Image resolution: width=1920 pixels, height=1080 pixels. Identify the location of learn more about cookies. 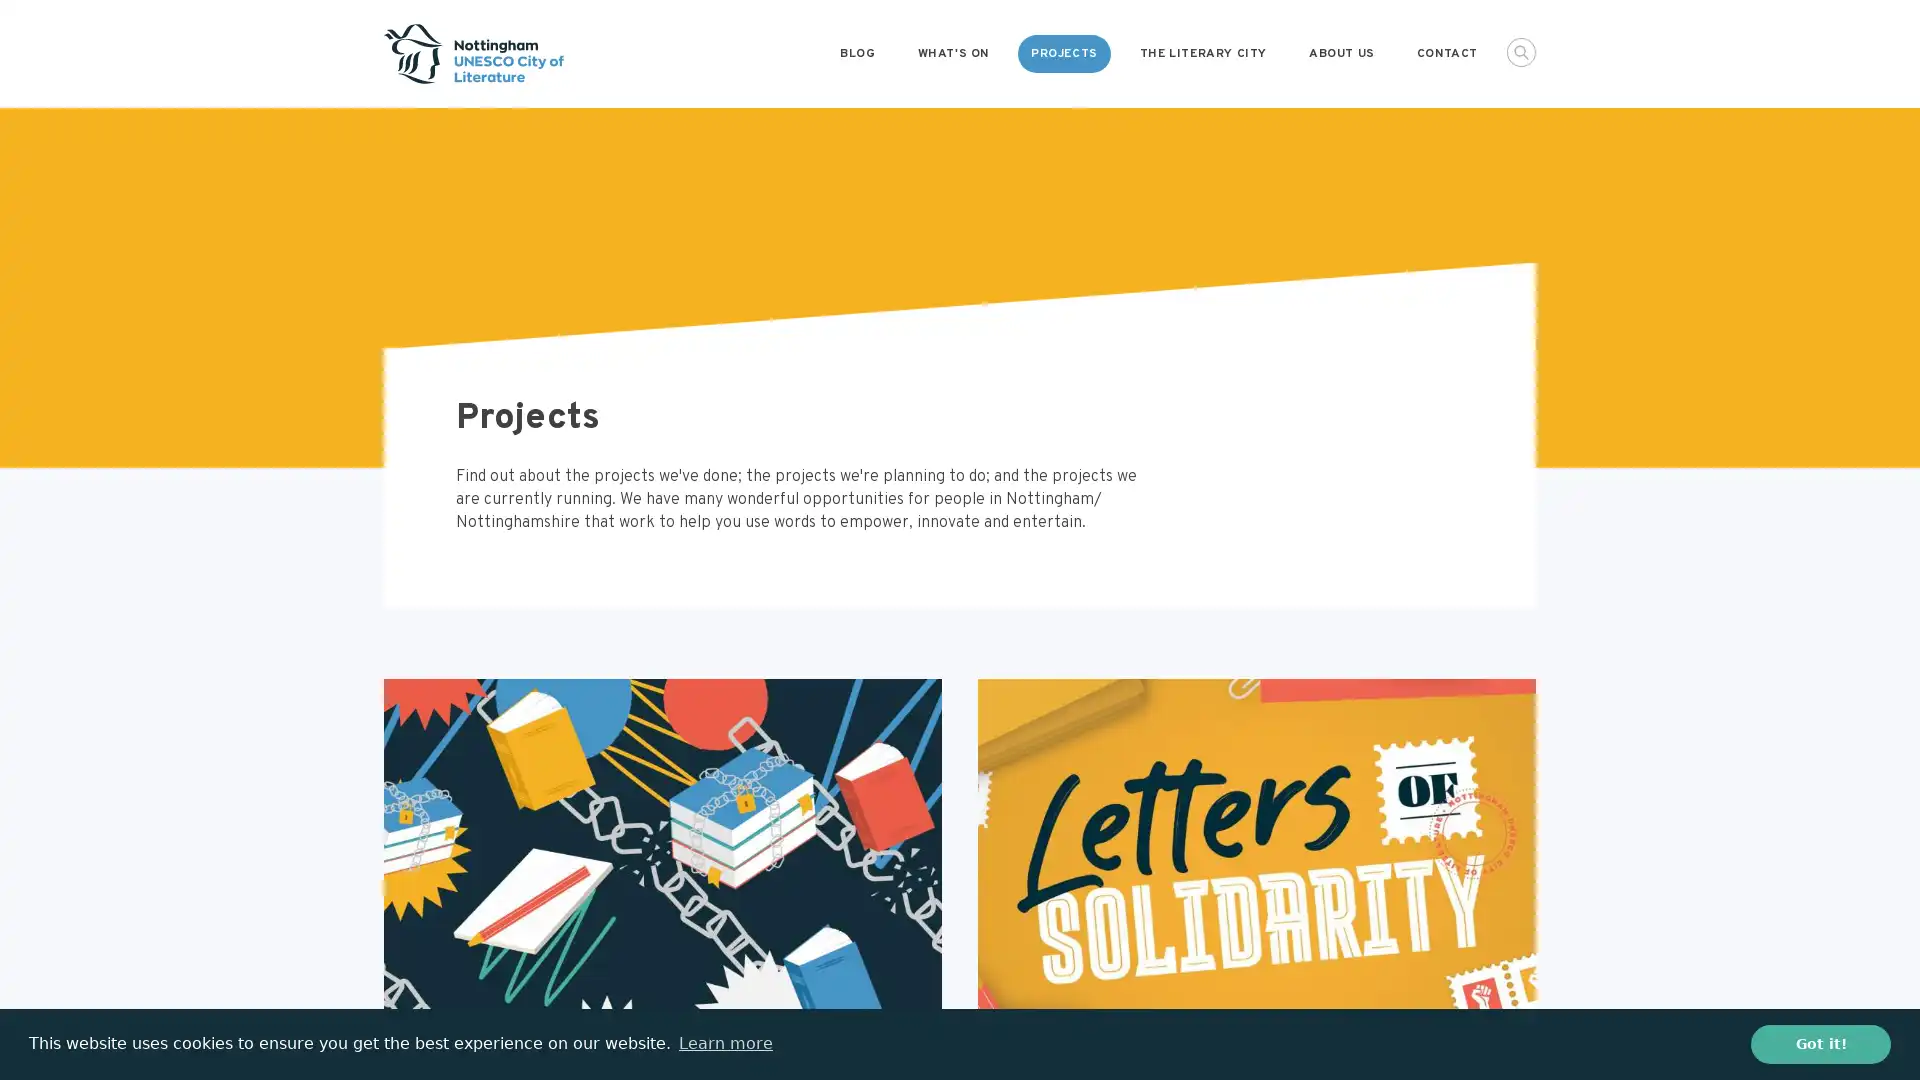
(724, 1043).